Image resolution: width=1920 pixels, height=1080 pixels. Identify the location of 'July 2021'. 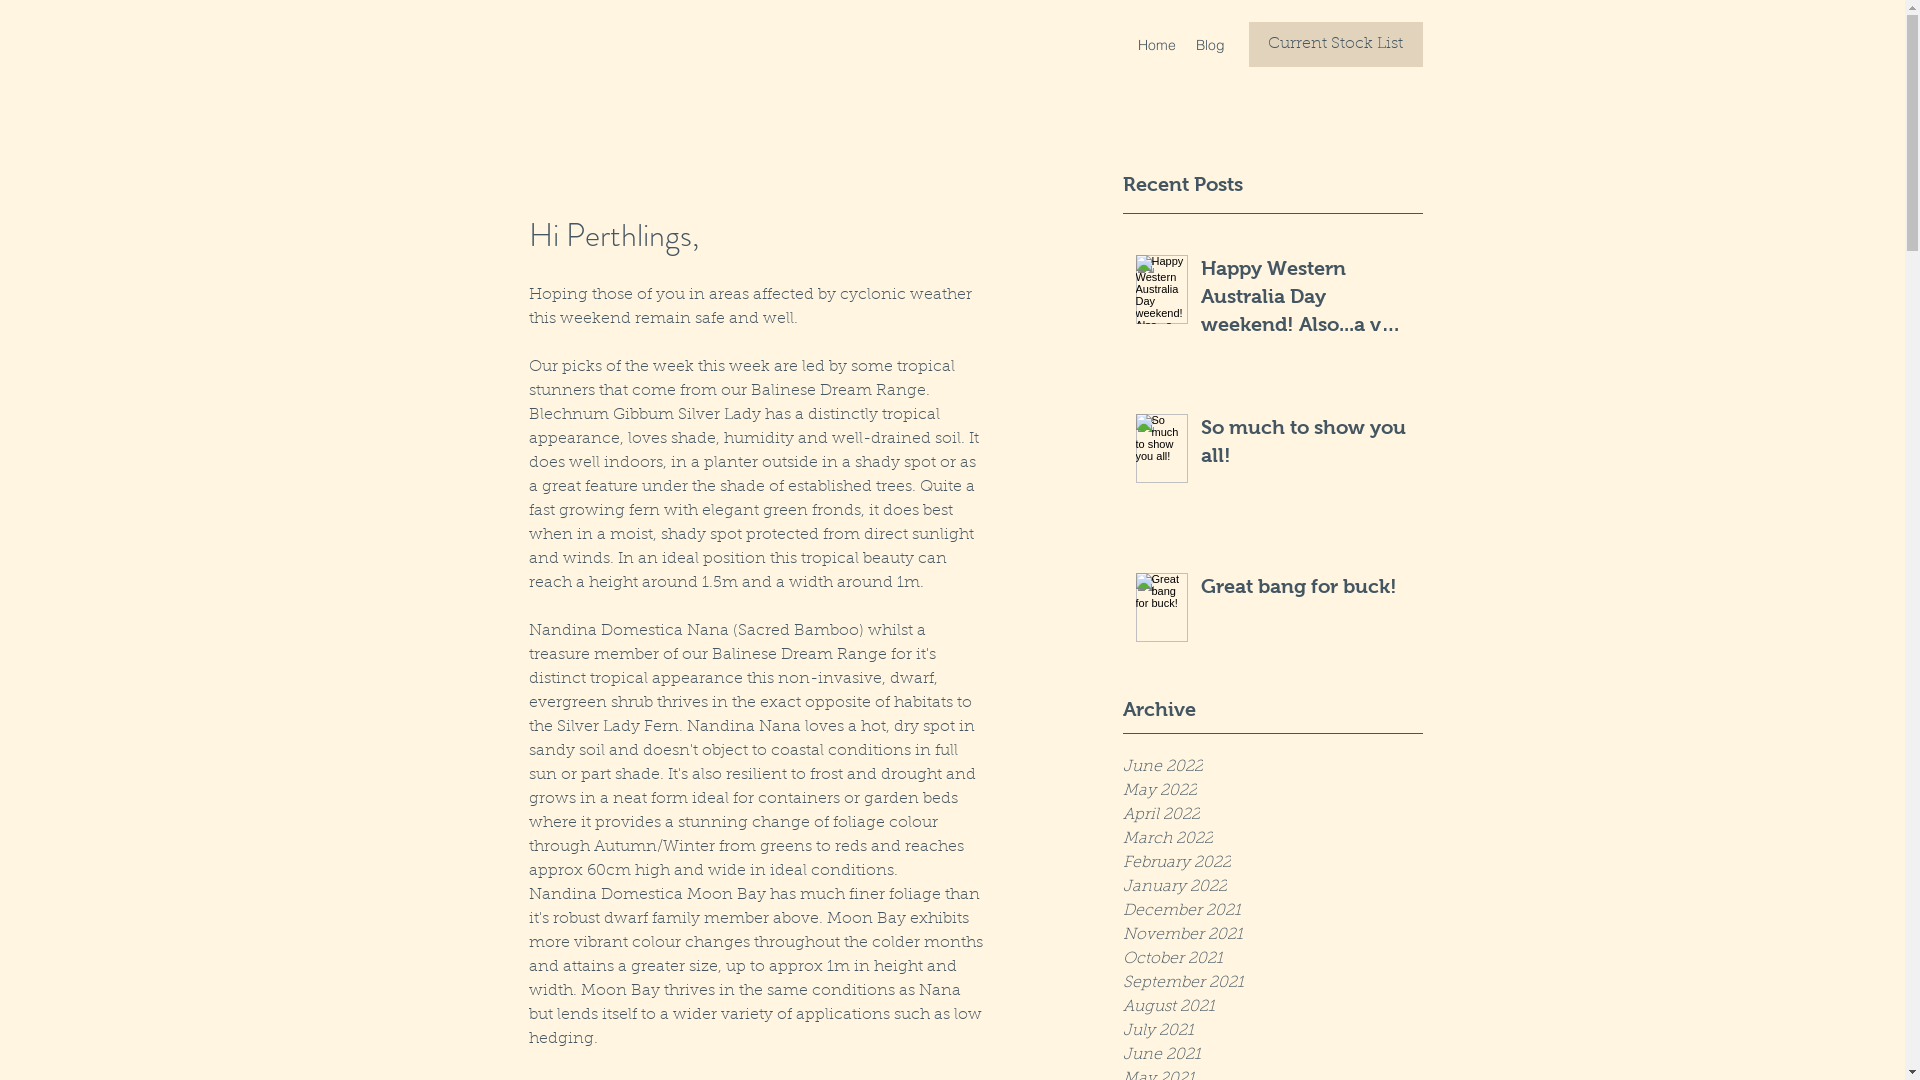
(1271, 1030).